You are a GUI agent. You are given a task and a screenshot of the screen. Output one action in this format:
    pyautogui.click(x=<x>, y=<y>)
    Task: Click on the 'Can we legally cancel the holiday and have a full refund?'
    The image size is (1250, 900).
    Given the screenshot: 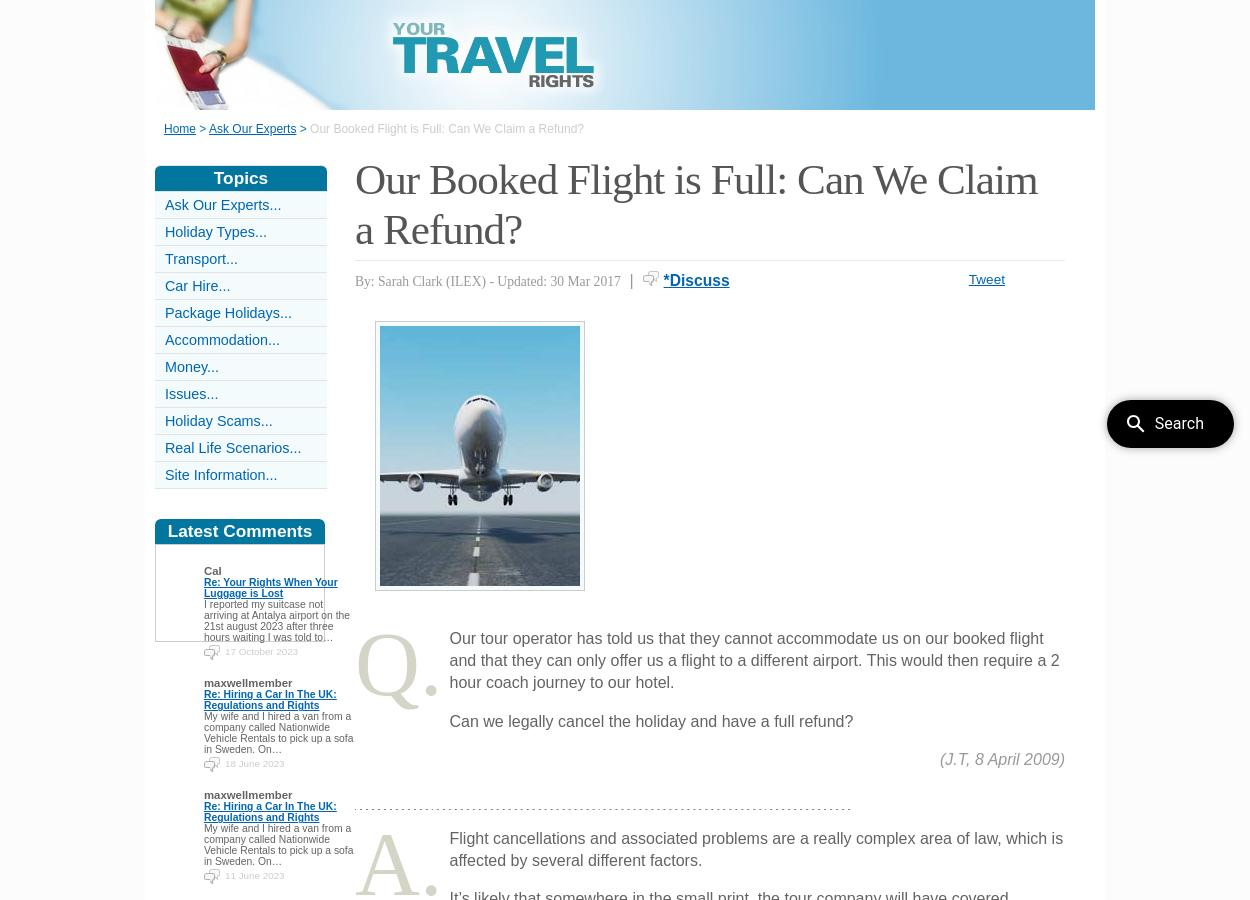 What is the action you would take?
    pyautogui.click(x=651, y=719)
    